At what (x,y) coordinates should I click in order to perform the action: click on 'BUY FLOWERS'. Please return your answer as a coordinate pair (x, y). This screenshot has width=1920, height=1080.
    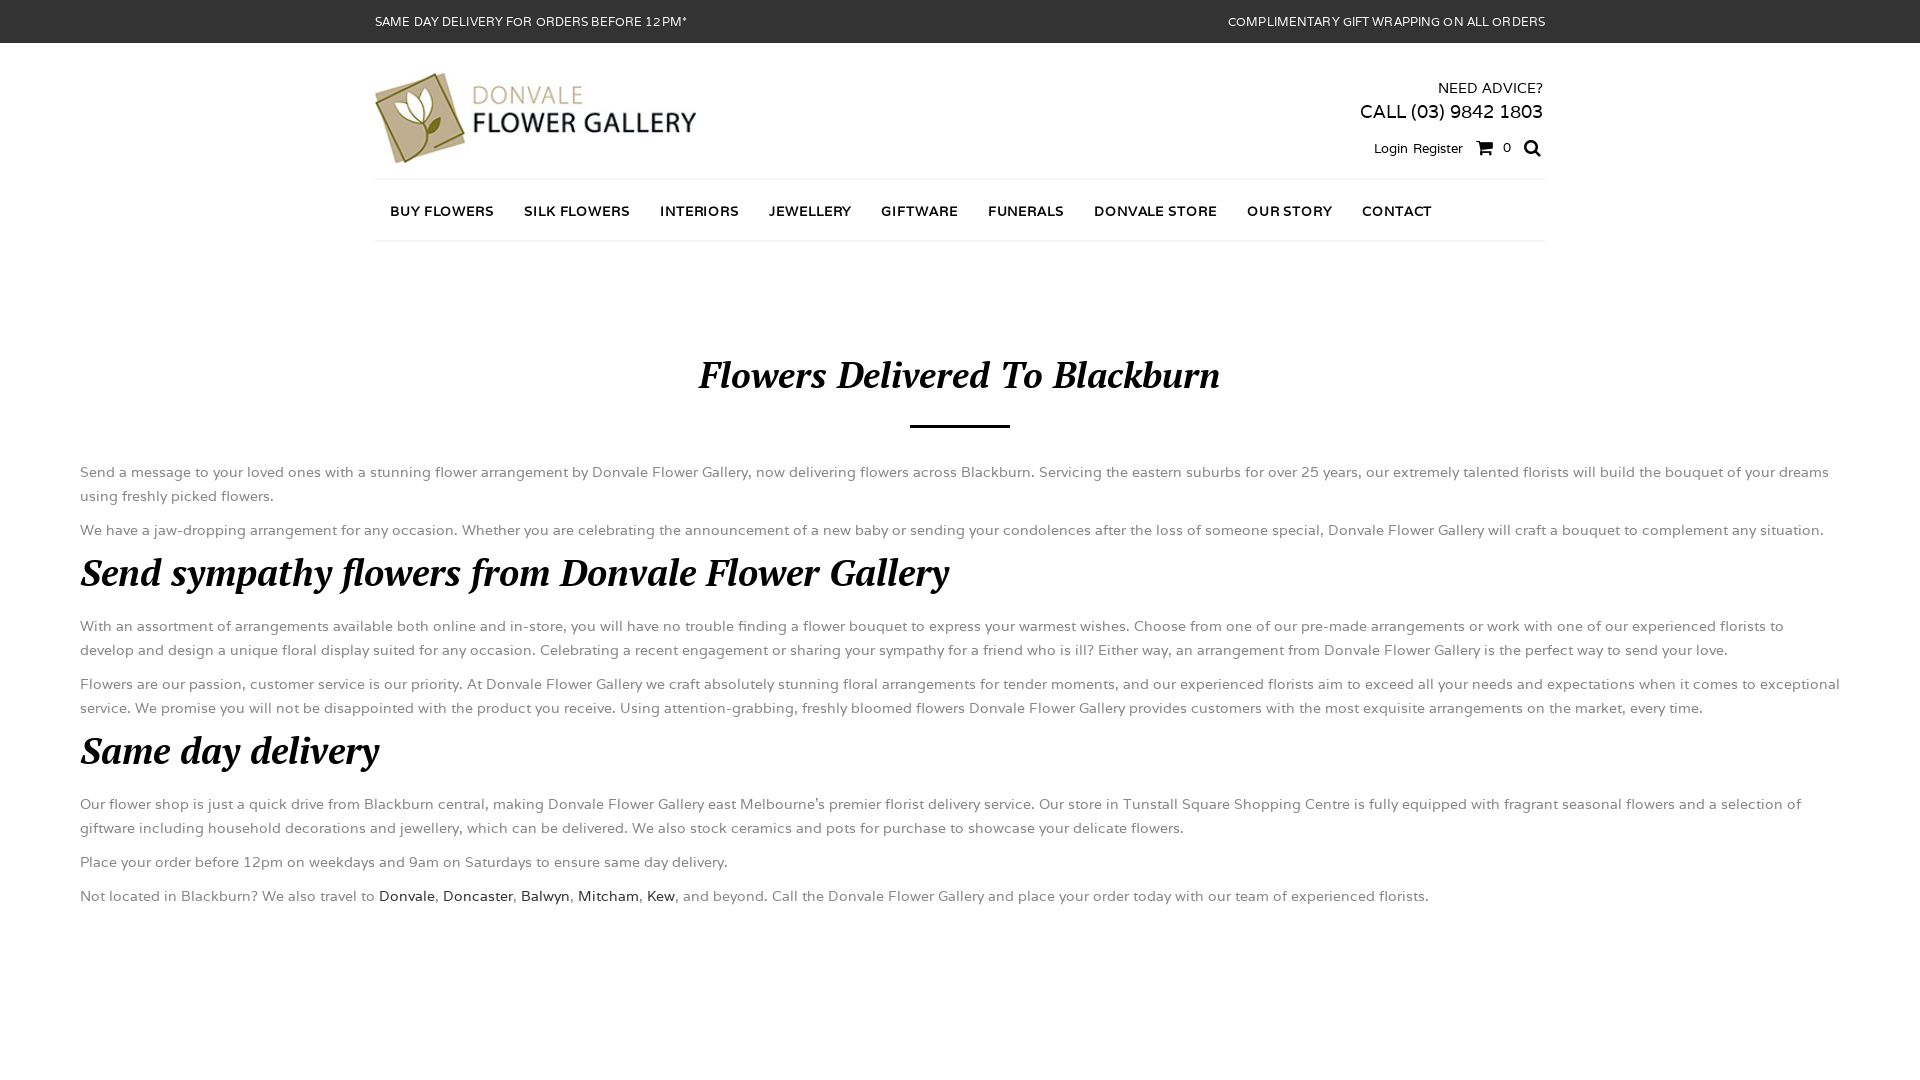
    Looking at the image, I should click on (440, 211).